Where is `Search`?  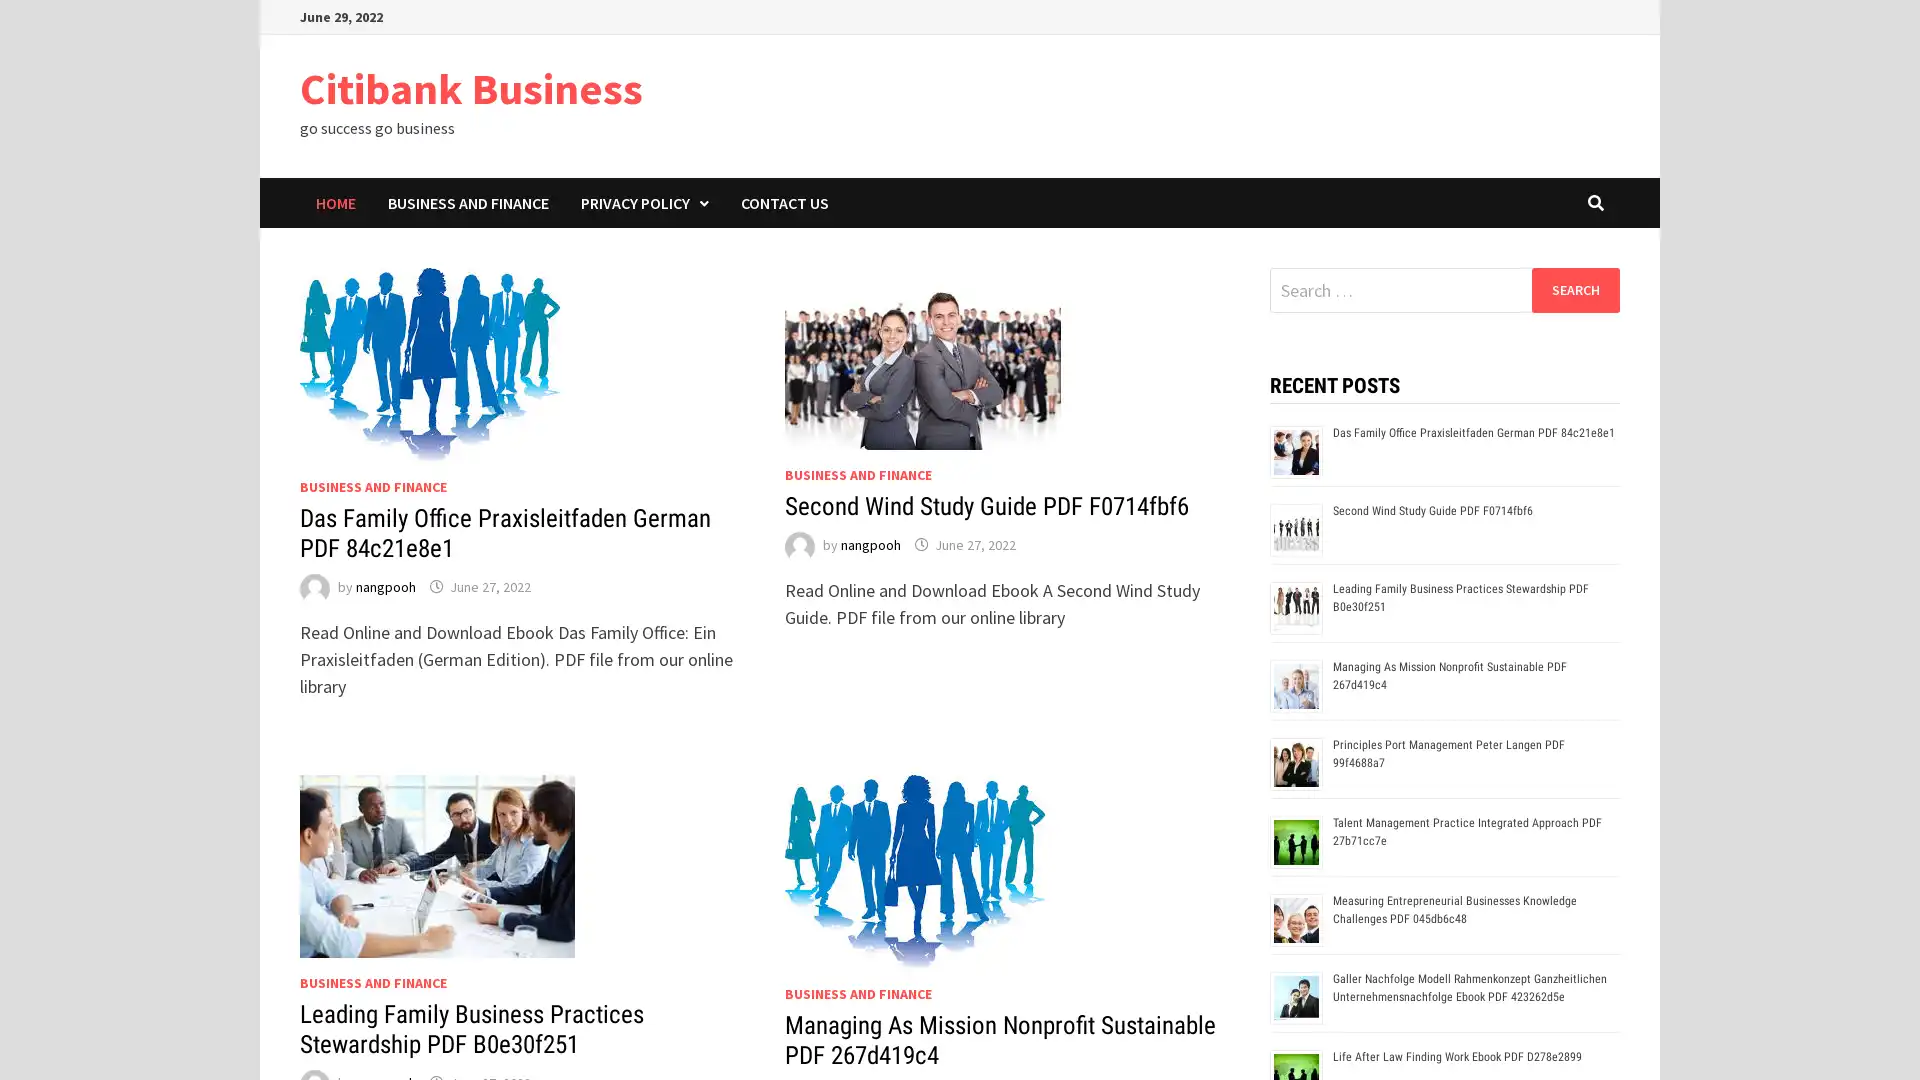 Search is located at coordinates (1574, 289).